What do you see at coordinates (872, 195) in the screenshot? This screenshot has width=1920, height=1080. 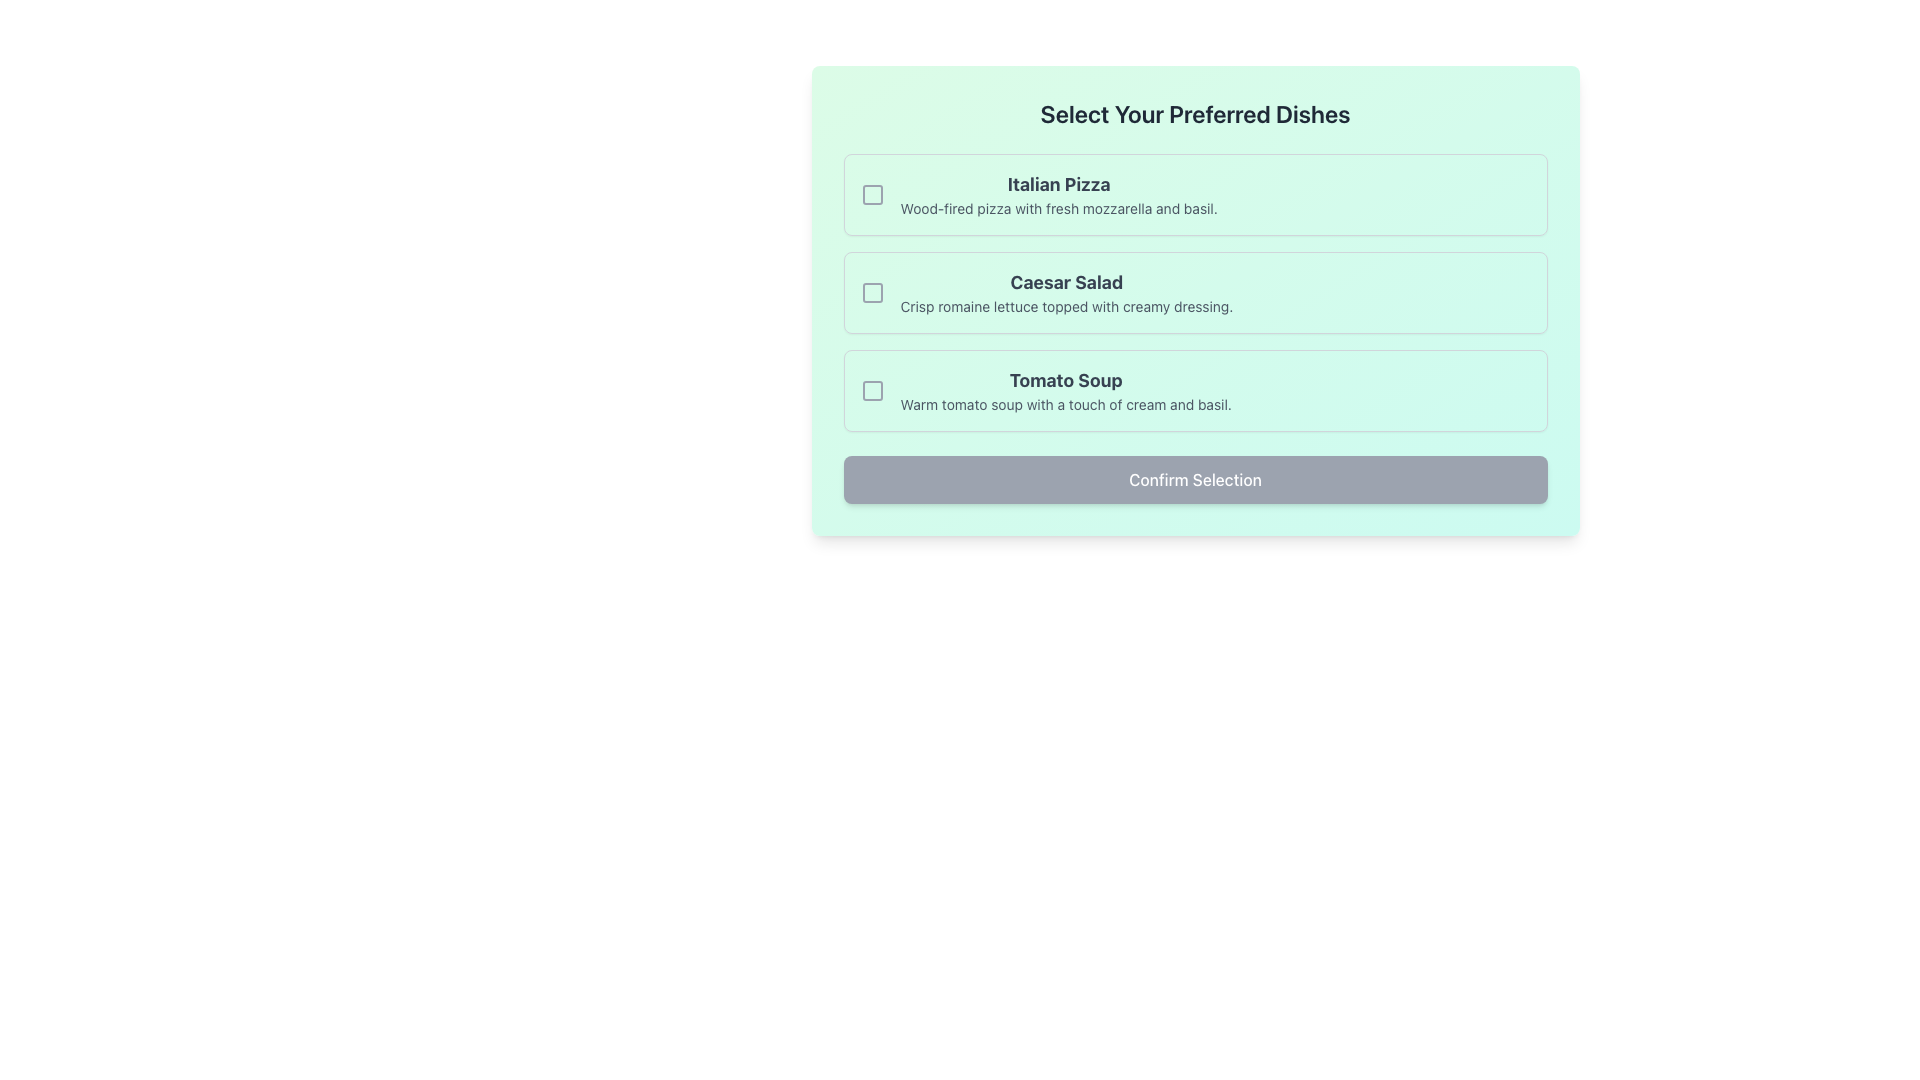 I see `the checkbox-like graphical component next to the 'Italian Pizza' text, which is styled to resemble a checkbox but is non-interactive` at bounding box center [872, 195].